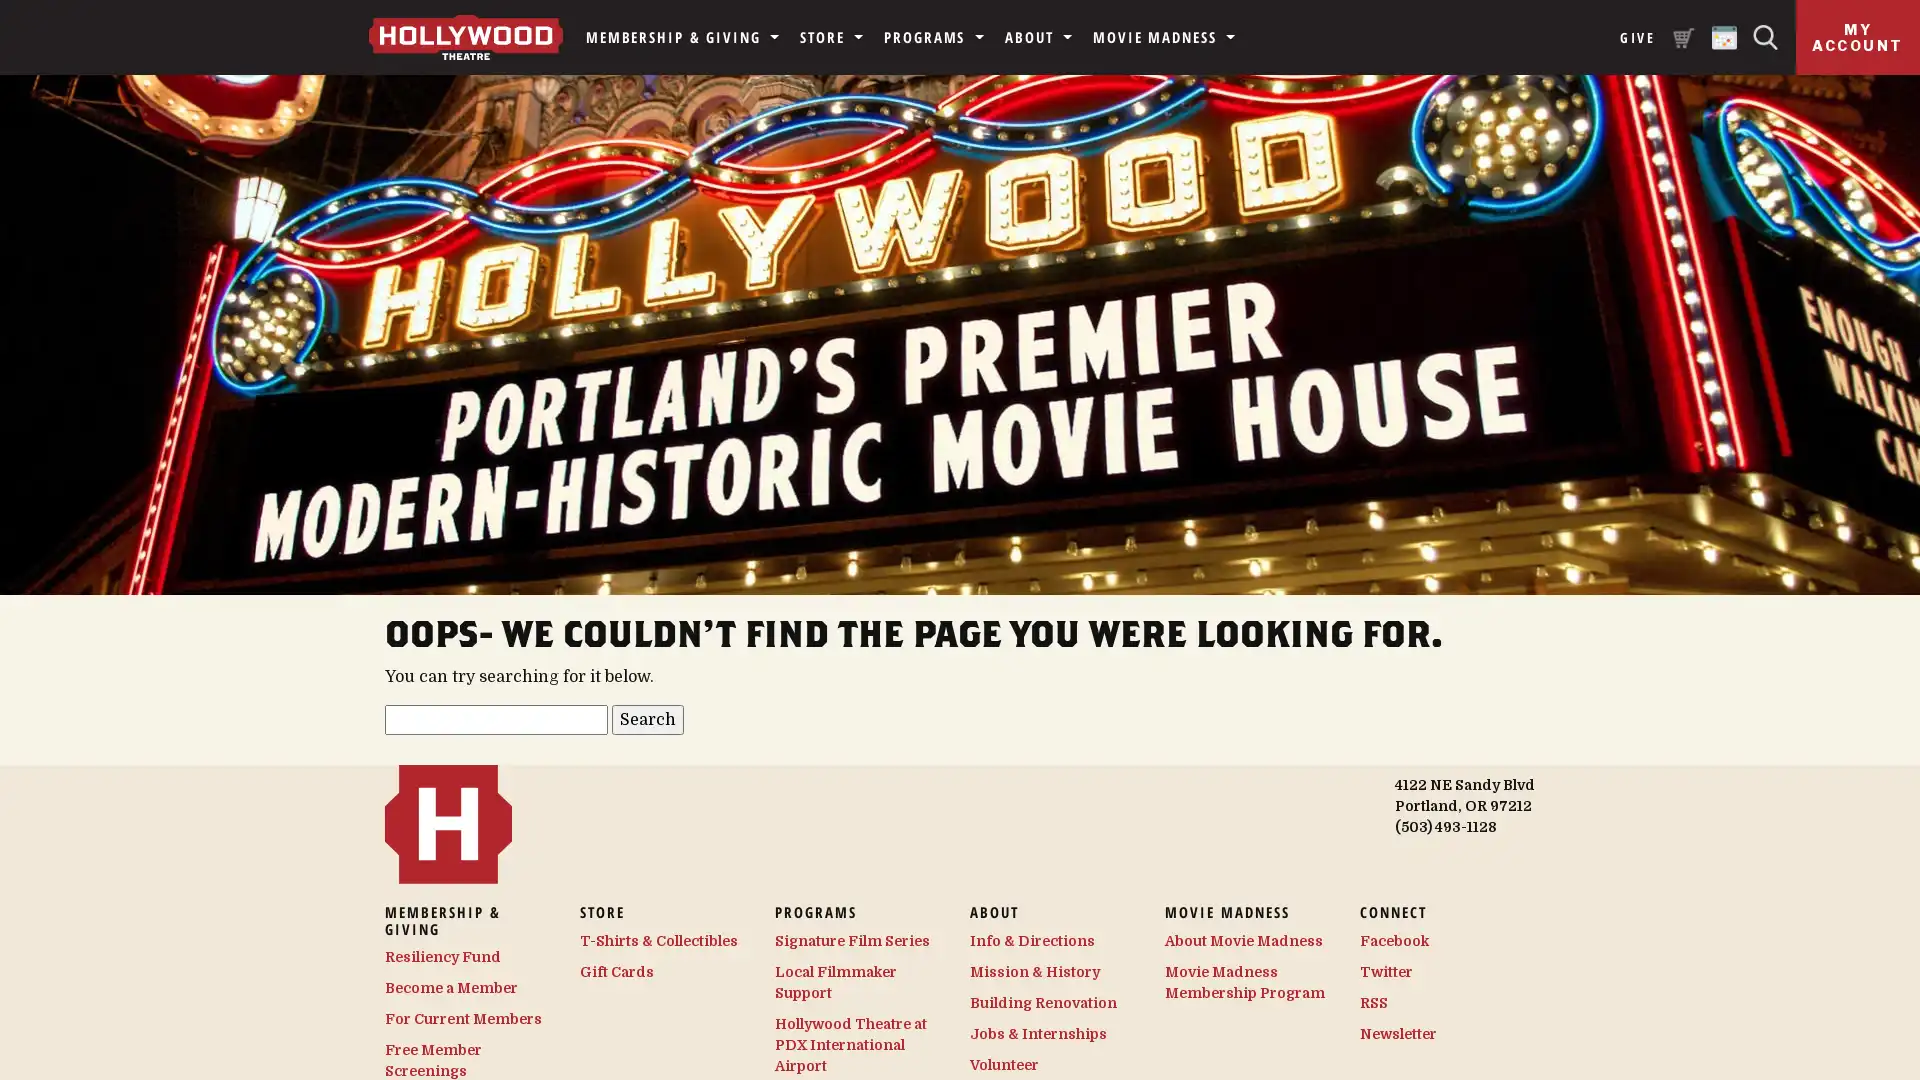 This screenshot has height=1080, width=1920. I want to click on Search, so click(648, 720).